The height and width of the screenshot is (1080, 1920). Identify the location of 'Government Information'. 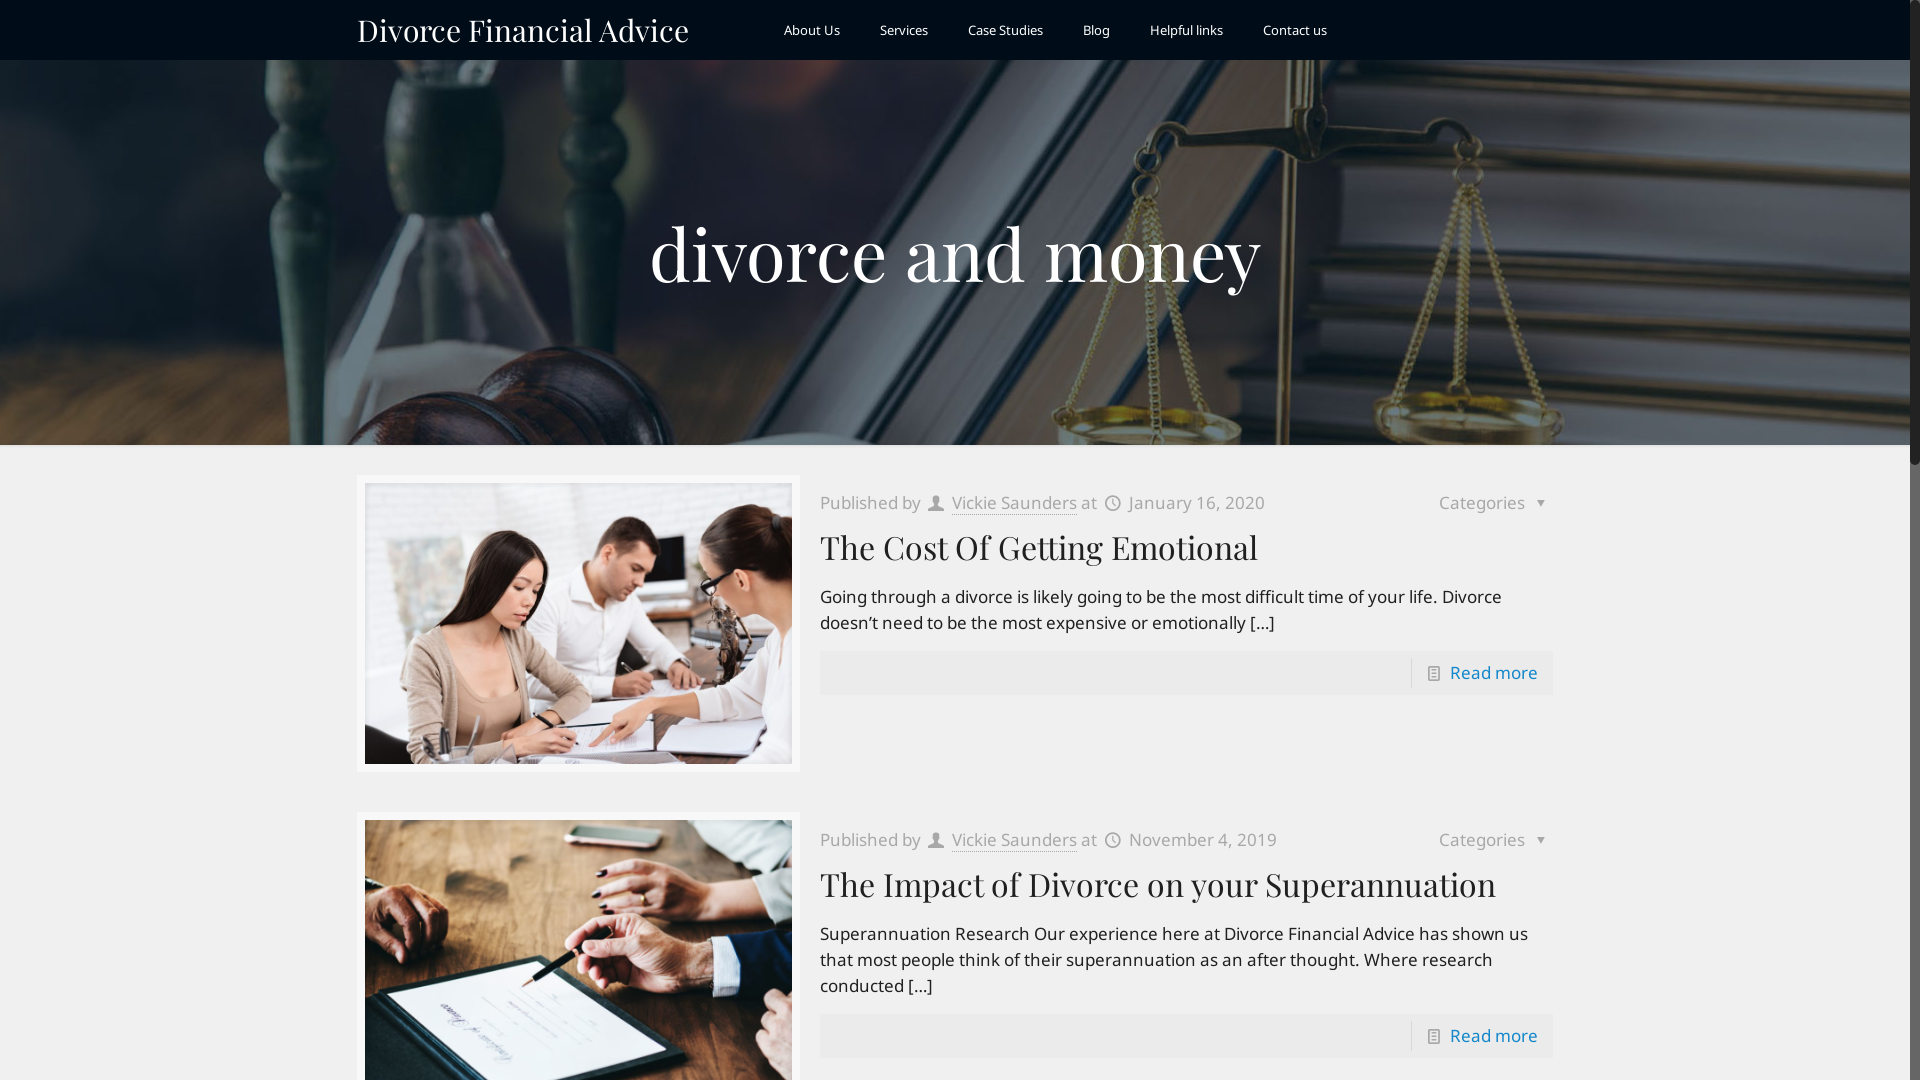
(1082, 792).